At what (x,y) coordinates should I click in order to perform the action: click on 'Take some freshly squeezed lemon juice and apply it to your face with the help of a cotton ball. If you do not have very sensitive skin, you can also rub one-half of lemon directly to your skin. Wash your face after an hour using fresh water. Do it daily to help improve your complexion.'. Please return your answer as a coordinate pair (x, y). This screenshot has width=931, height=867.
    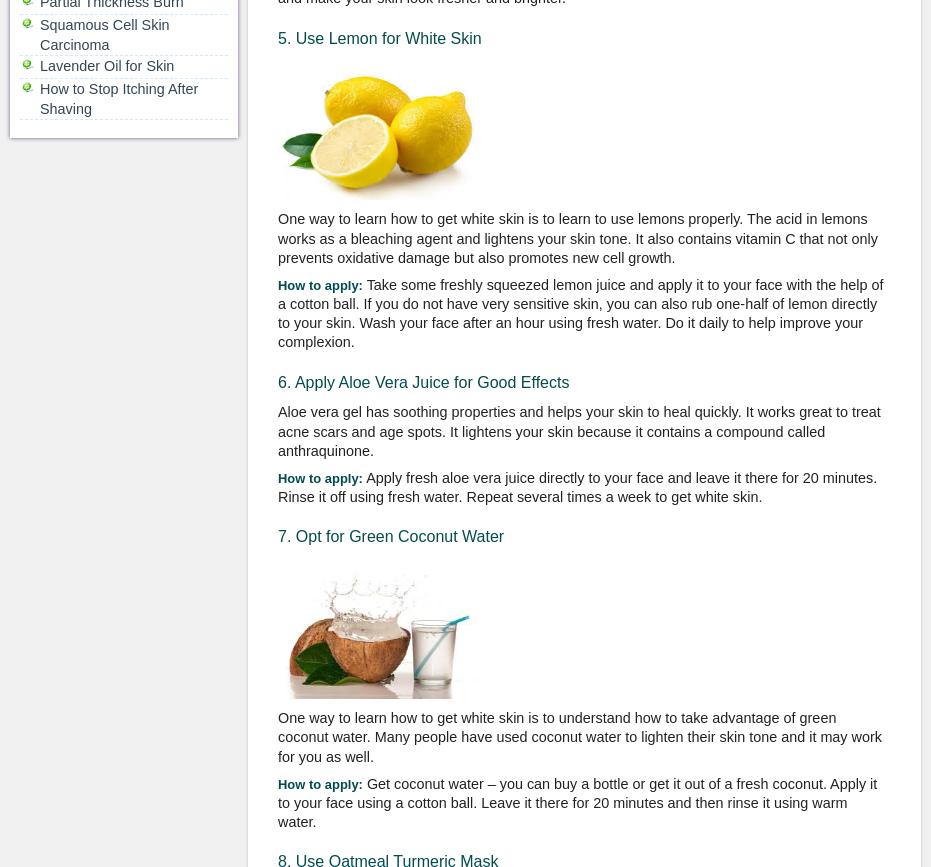
    Looking at the image, I should click on (579, 312).